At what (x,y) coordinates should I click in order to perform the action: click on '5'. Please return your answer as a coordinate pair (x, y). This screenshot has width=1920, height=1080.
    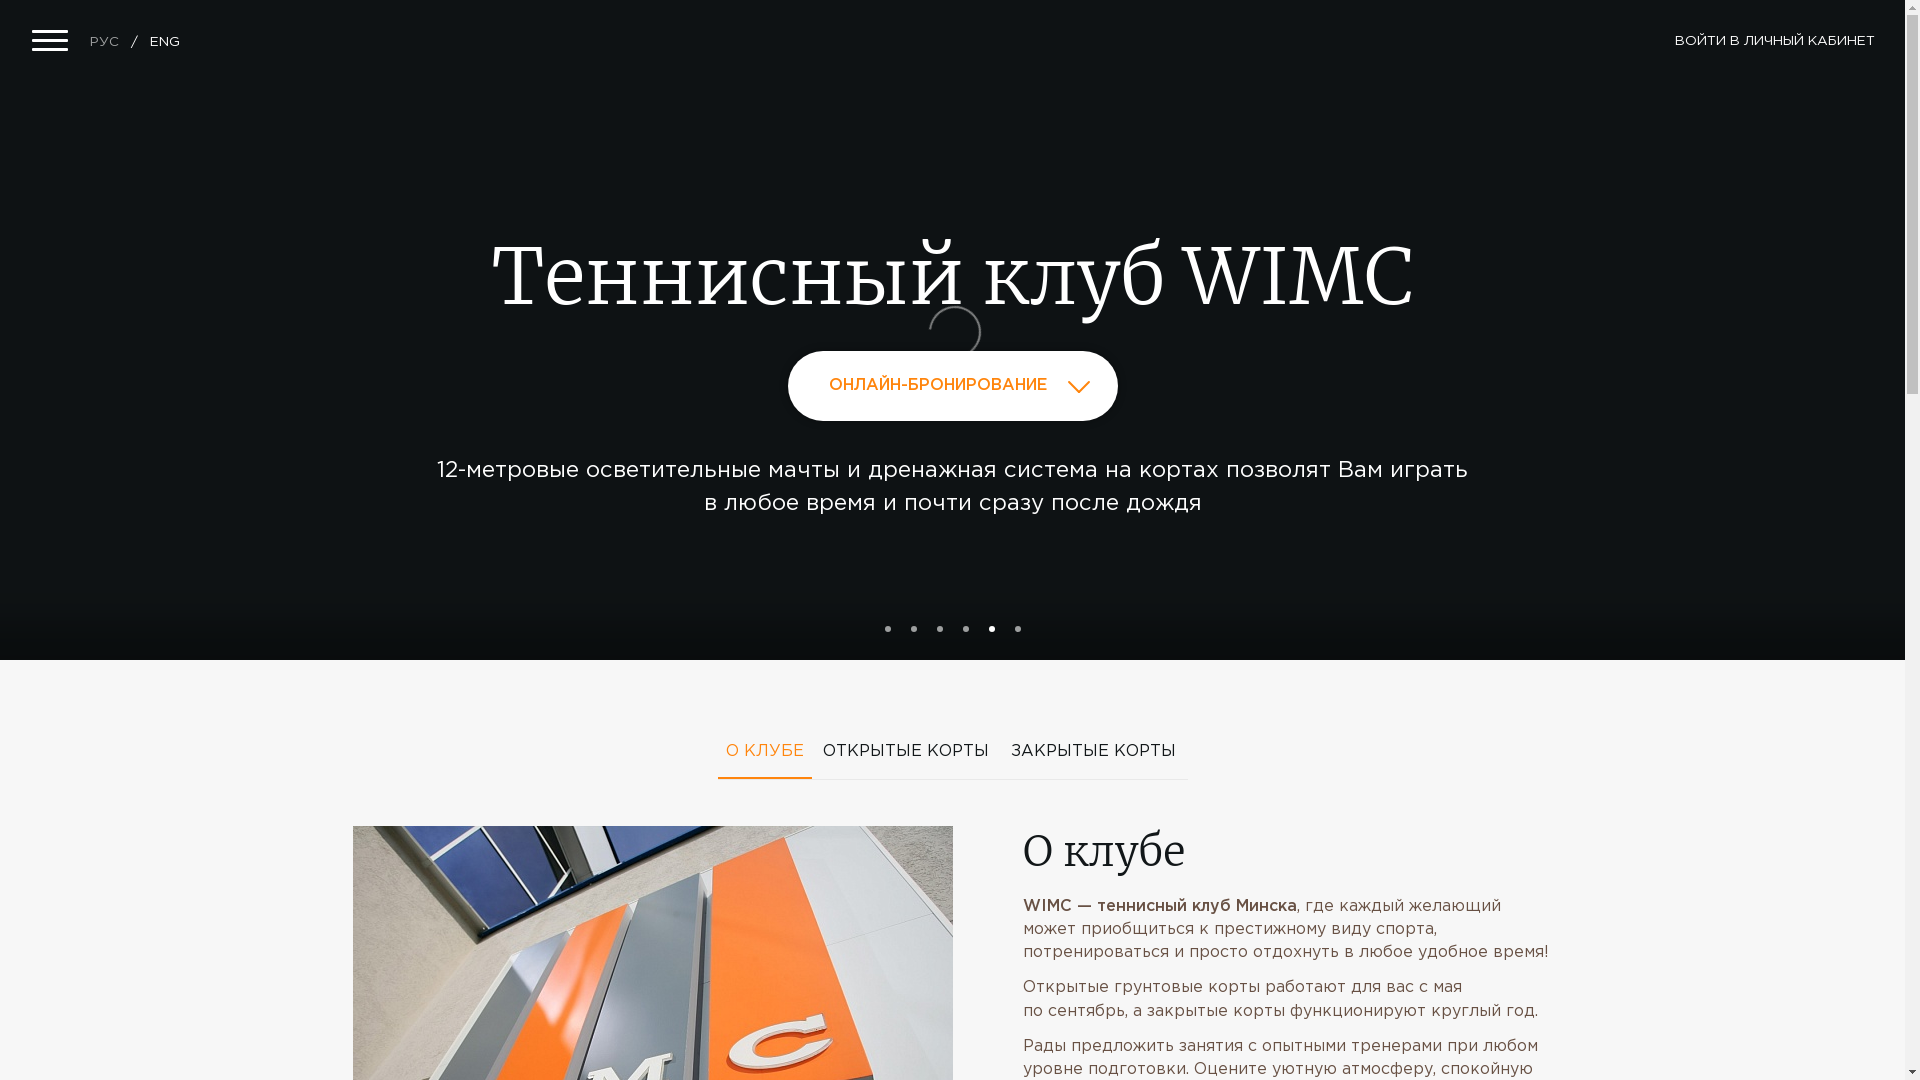
    Looking at the image, I should click on (988, 627).